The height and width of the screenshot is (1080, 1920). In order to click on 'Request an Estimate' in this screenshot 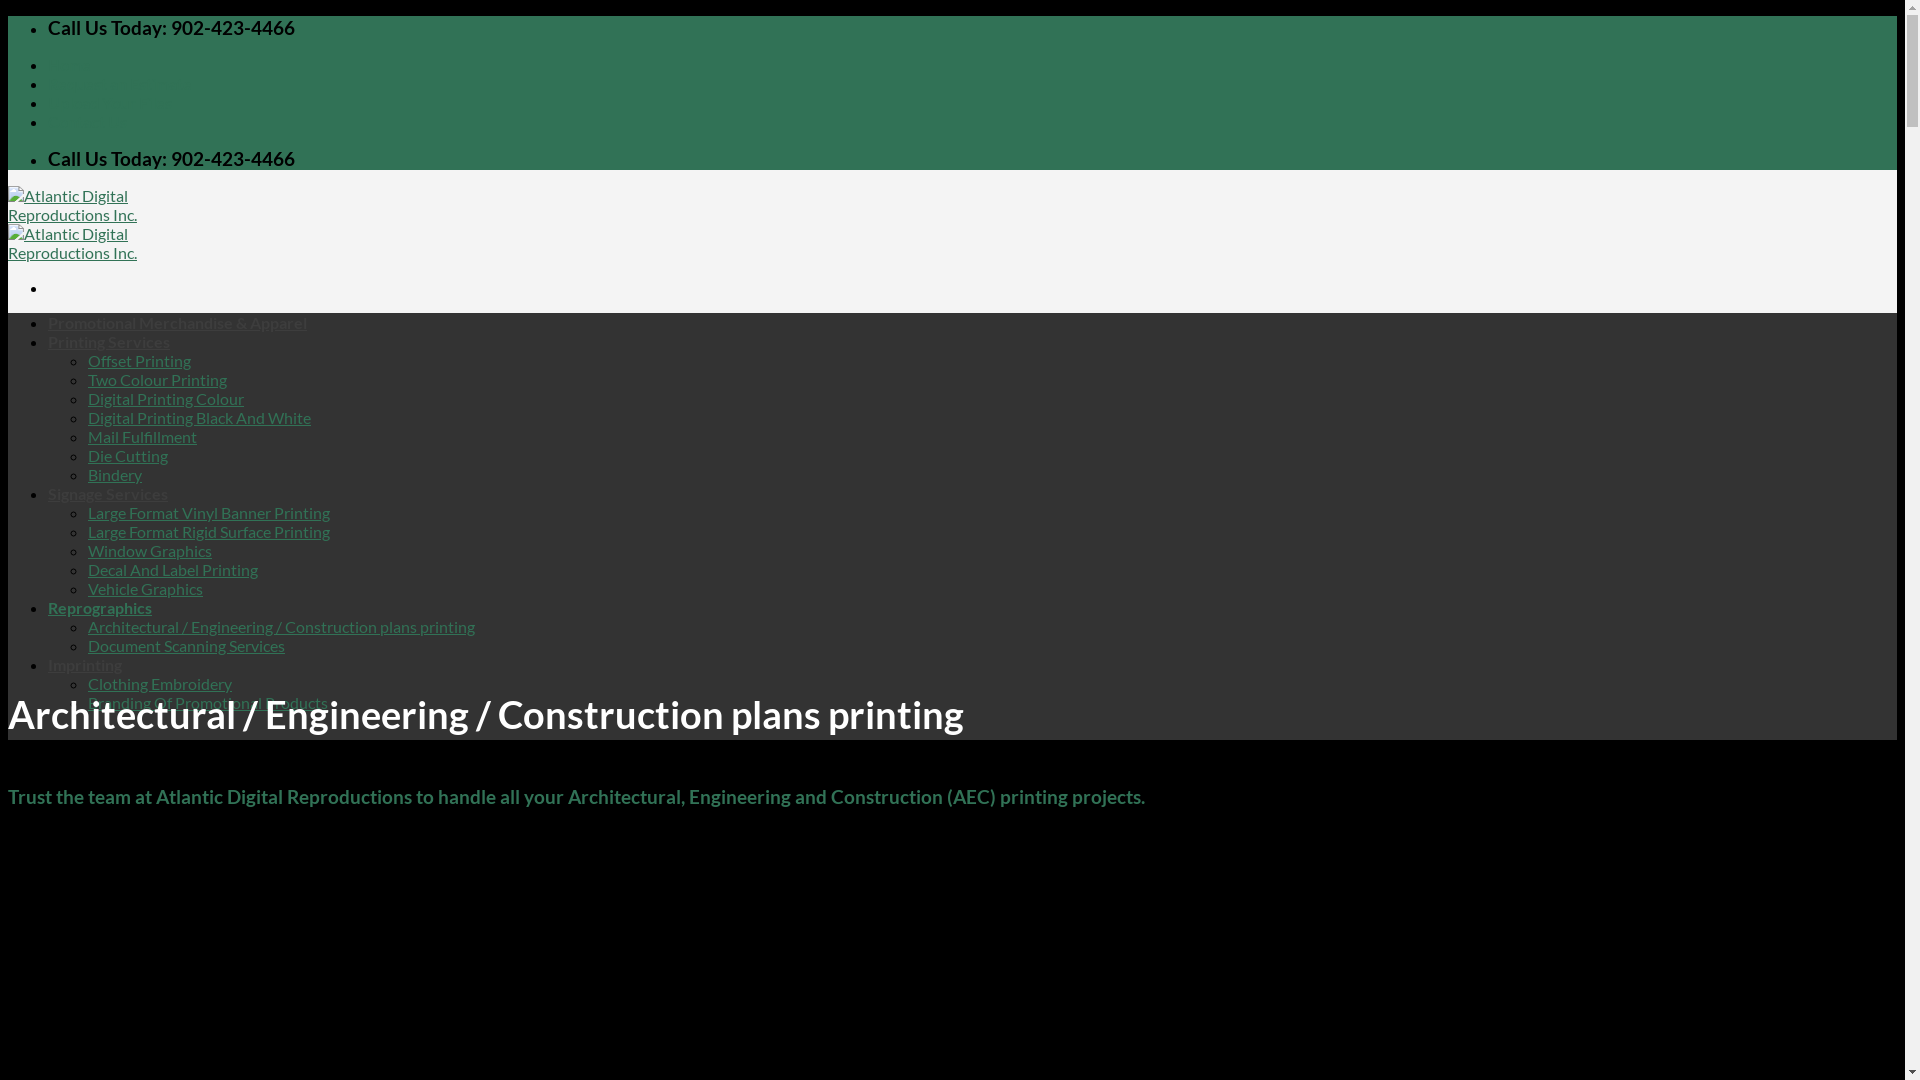, I will do `click(119, 82)`.